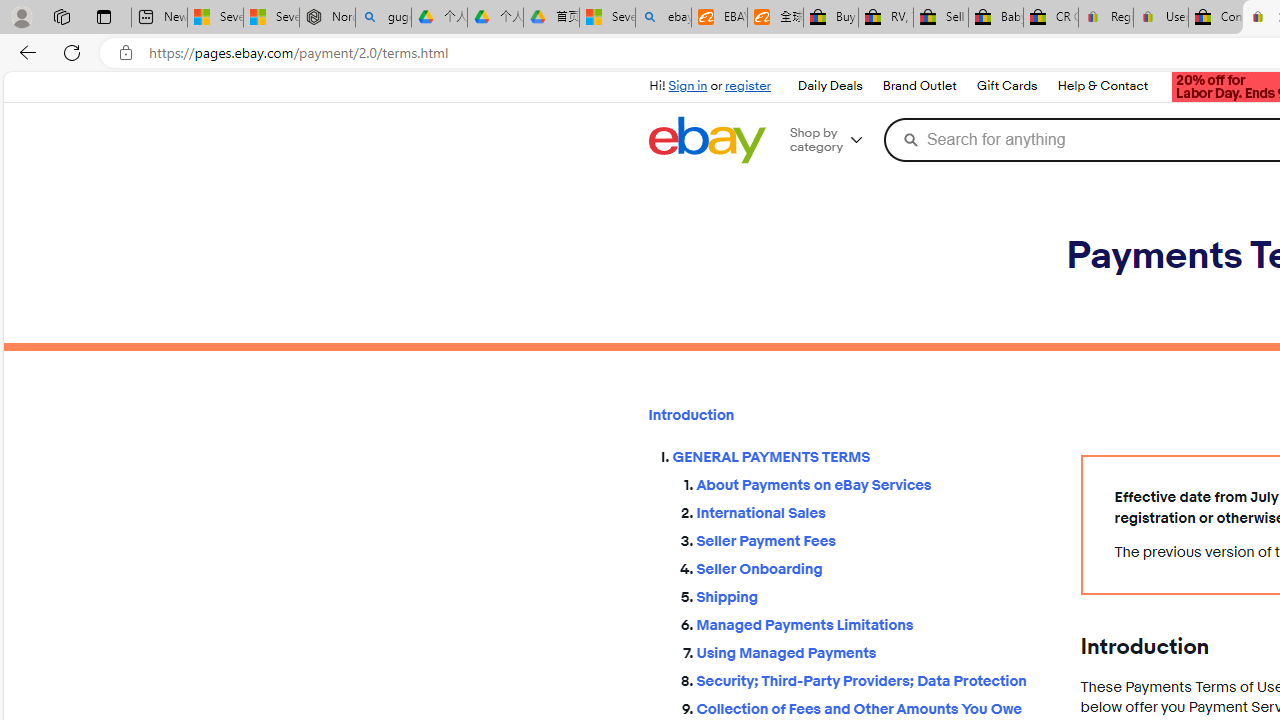 Image resolution: width=1280 pixels, height=720 pixels. I want to click on 'Shipping', so click(872, 596).